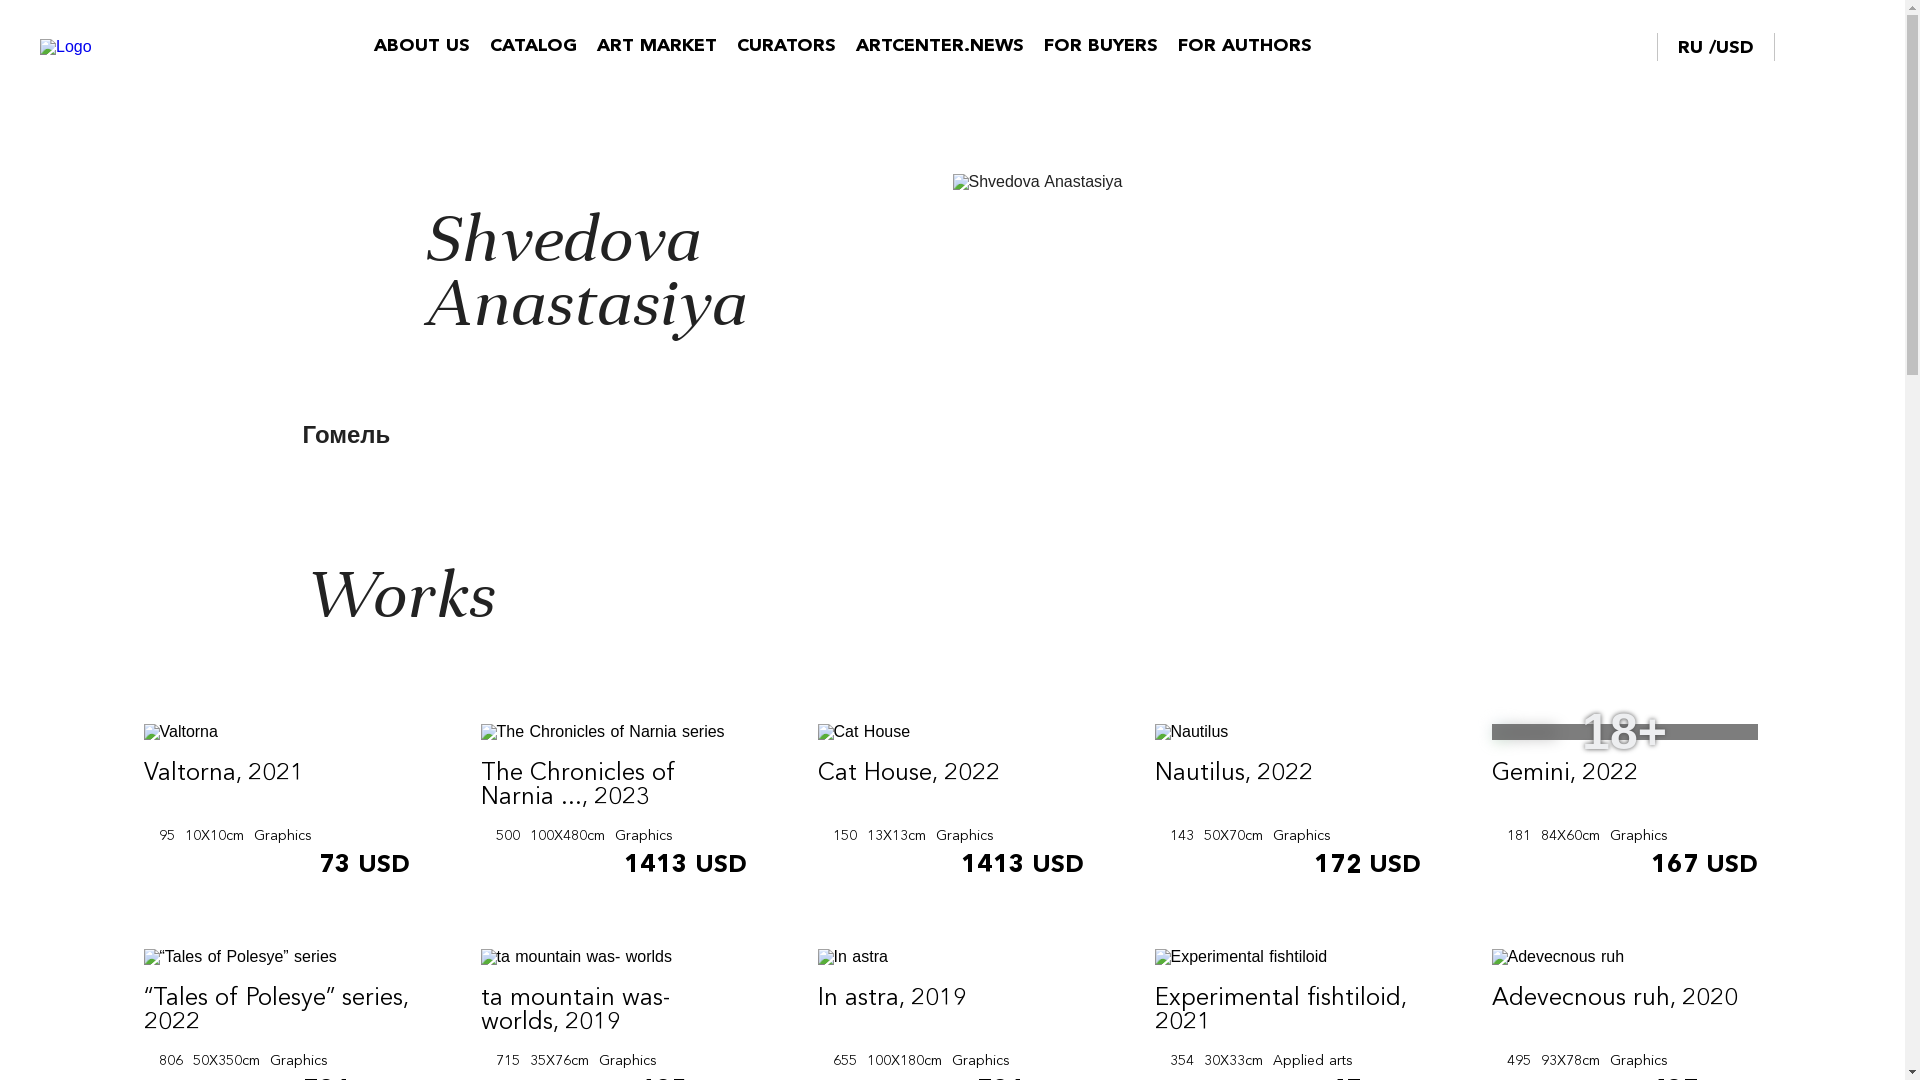 Image resolution: width=1920 pixels, height=1080 pixels. What do you see at coordinates (949, 801) in the screenshot?
I see `'Cat House, 2022` at bounding box center [949, 801].